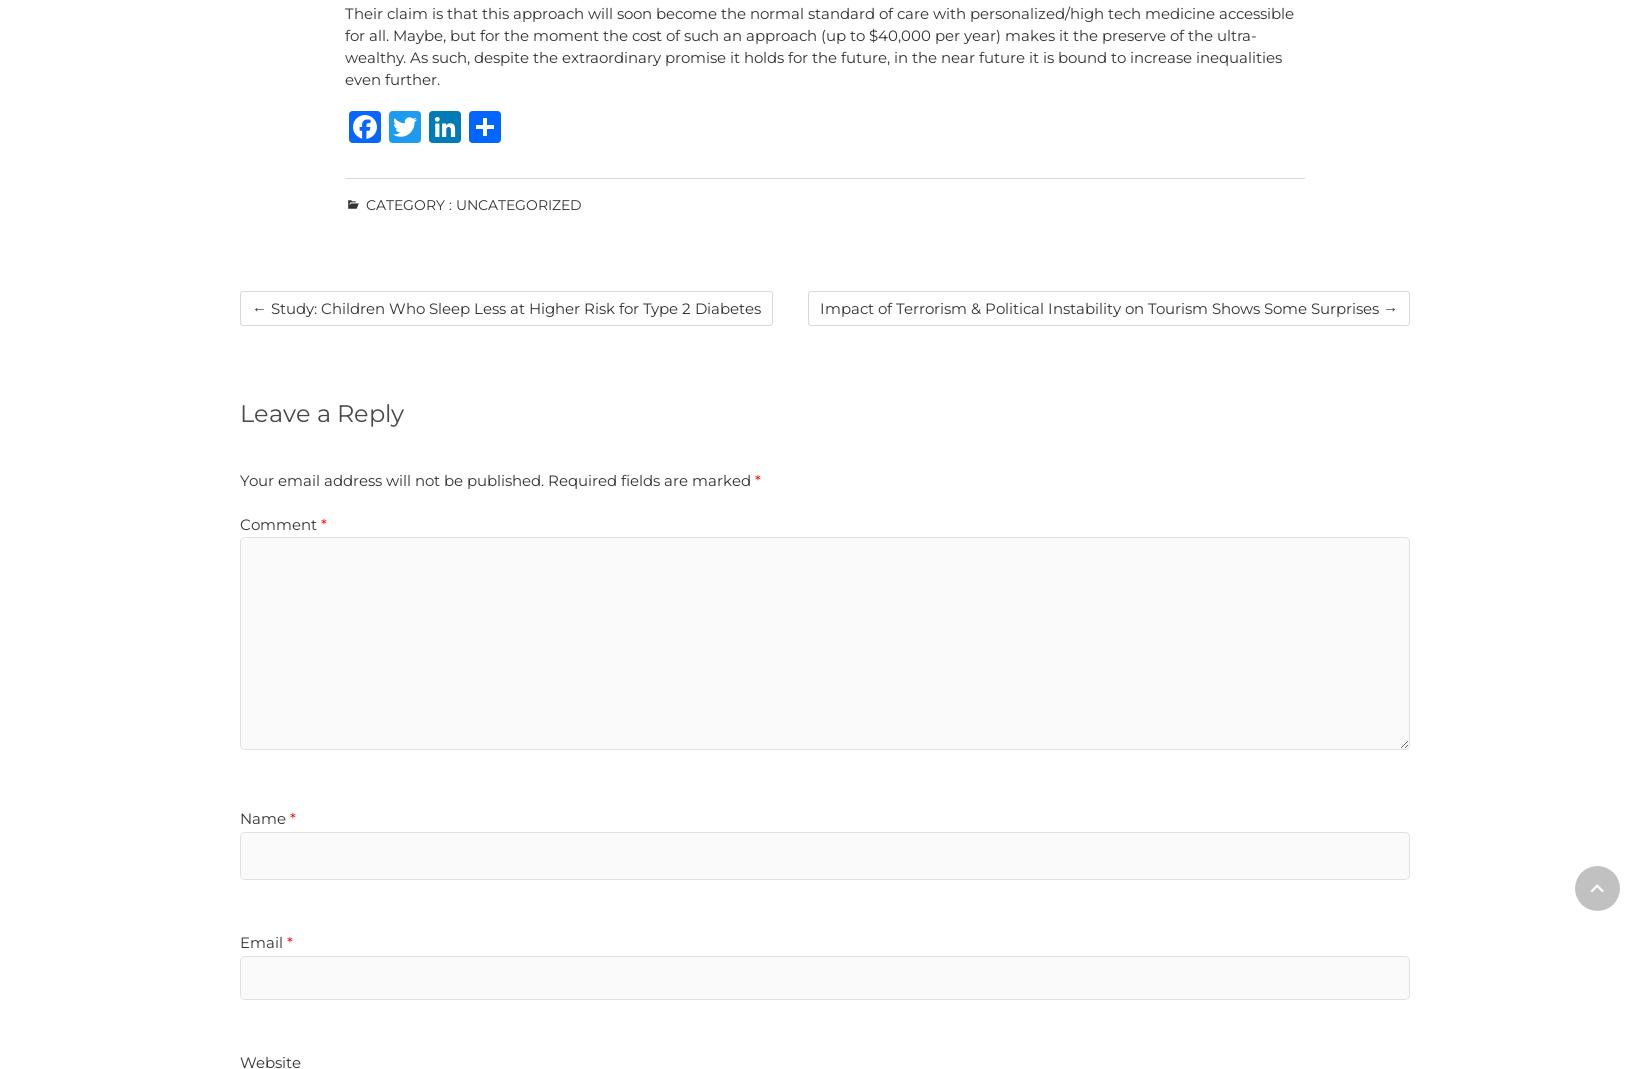 The height and width of the screenshot is (1069, 1650). Describe the element at coordinates (517, 205) in the screenshot. I see `'Uncategorized'` at that location.